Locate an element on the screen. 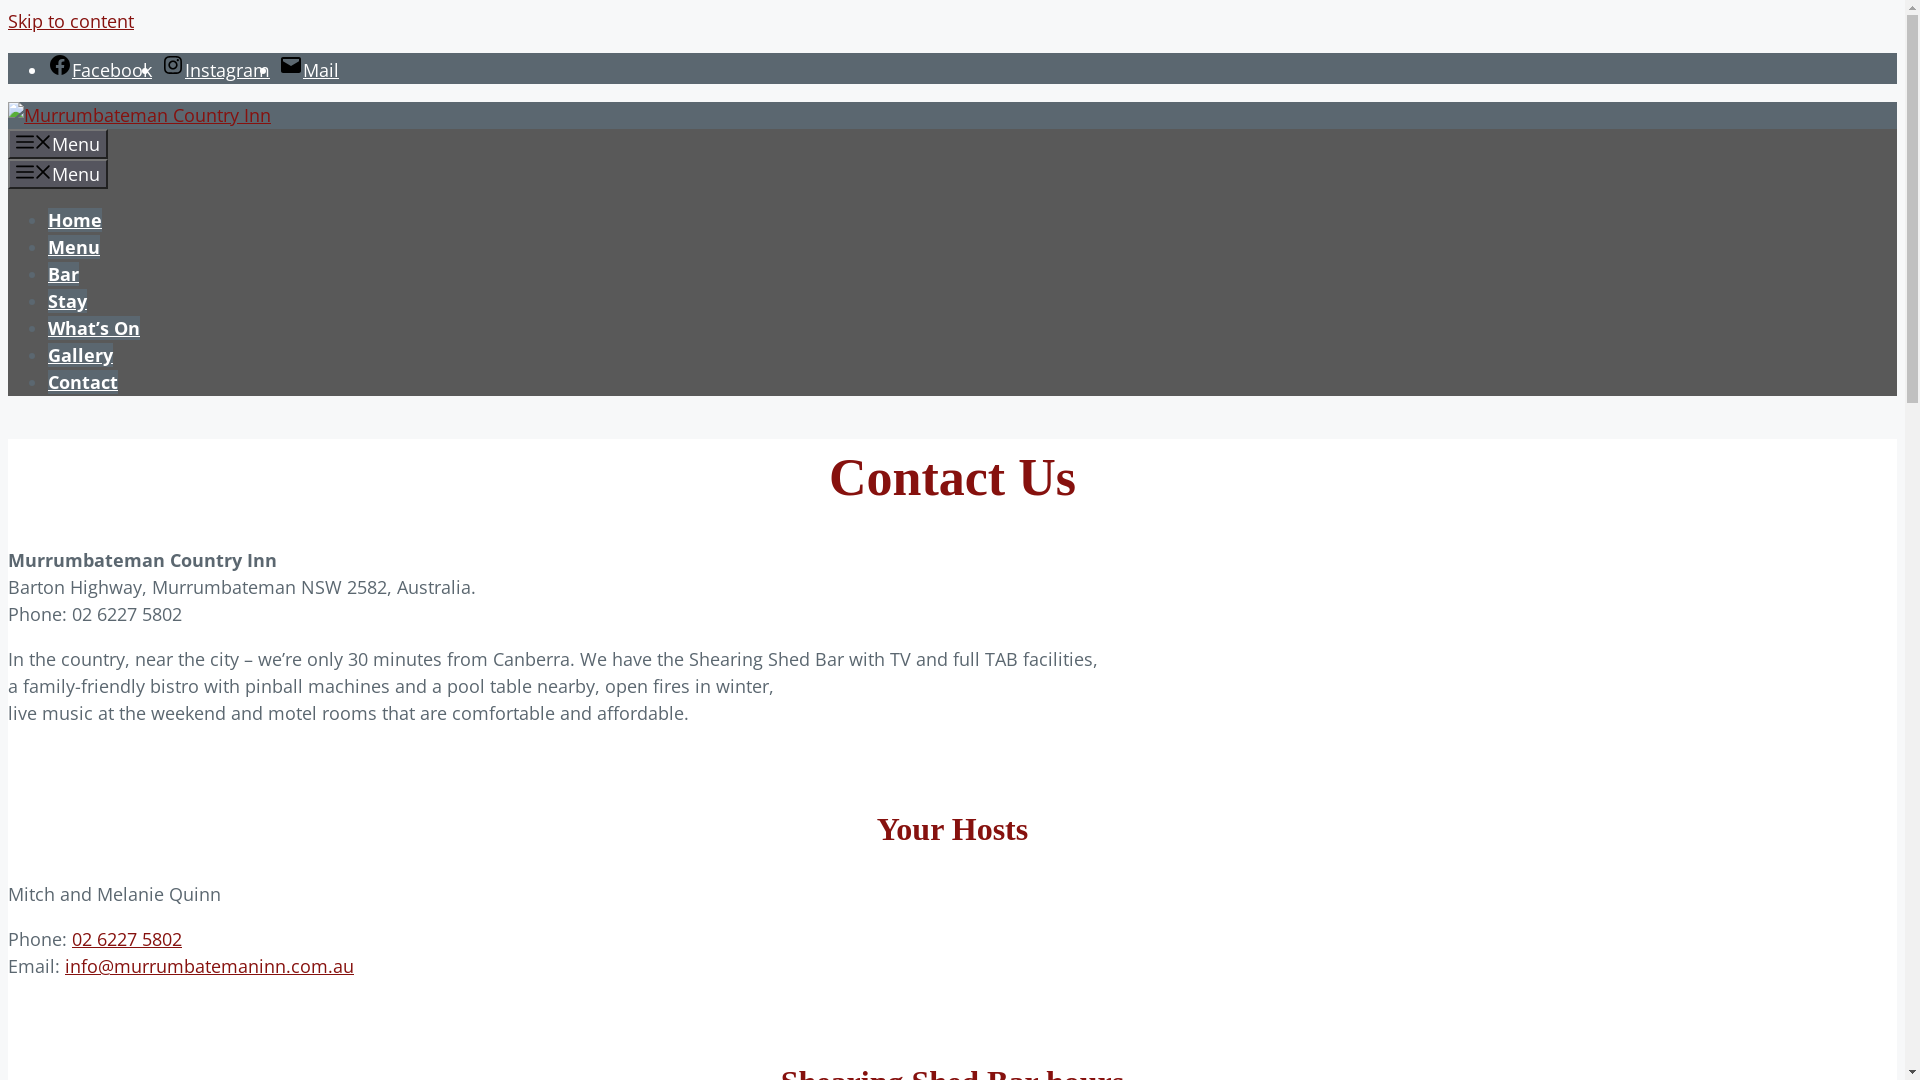 This screenshot has height=1080, width=1920. 'Contact' is located at coordinates (81, 381).